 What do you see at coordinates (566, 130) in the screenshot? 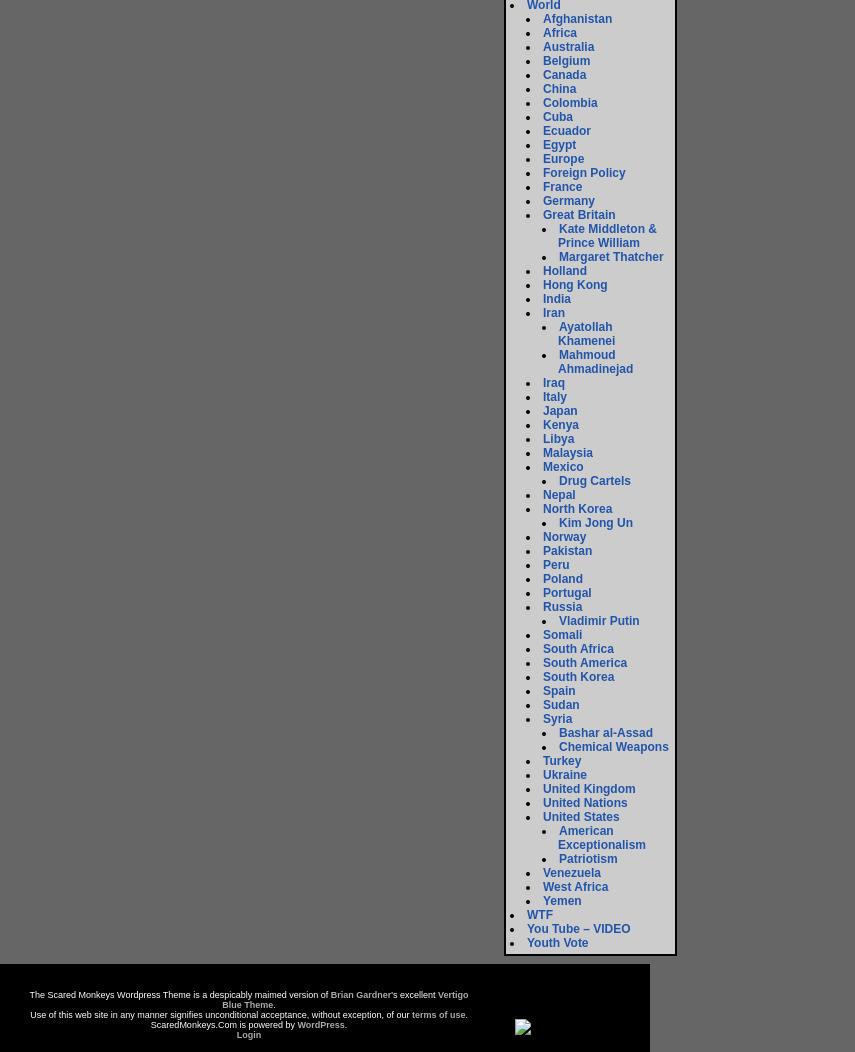
I see `'Ecuador'` at bounding box center [566, 130].